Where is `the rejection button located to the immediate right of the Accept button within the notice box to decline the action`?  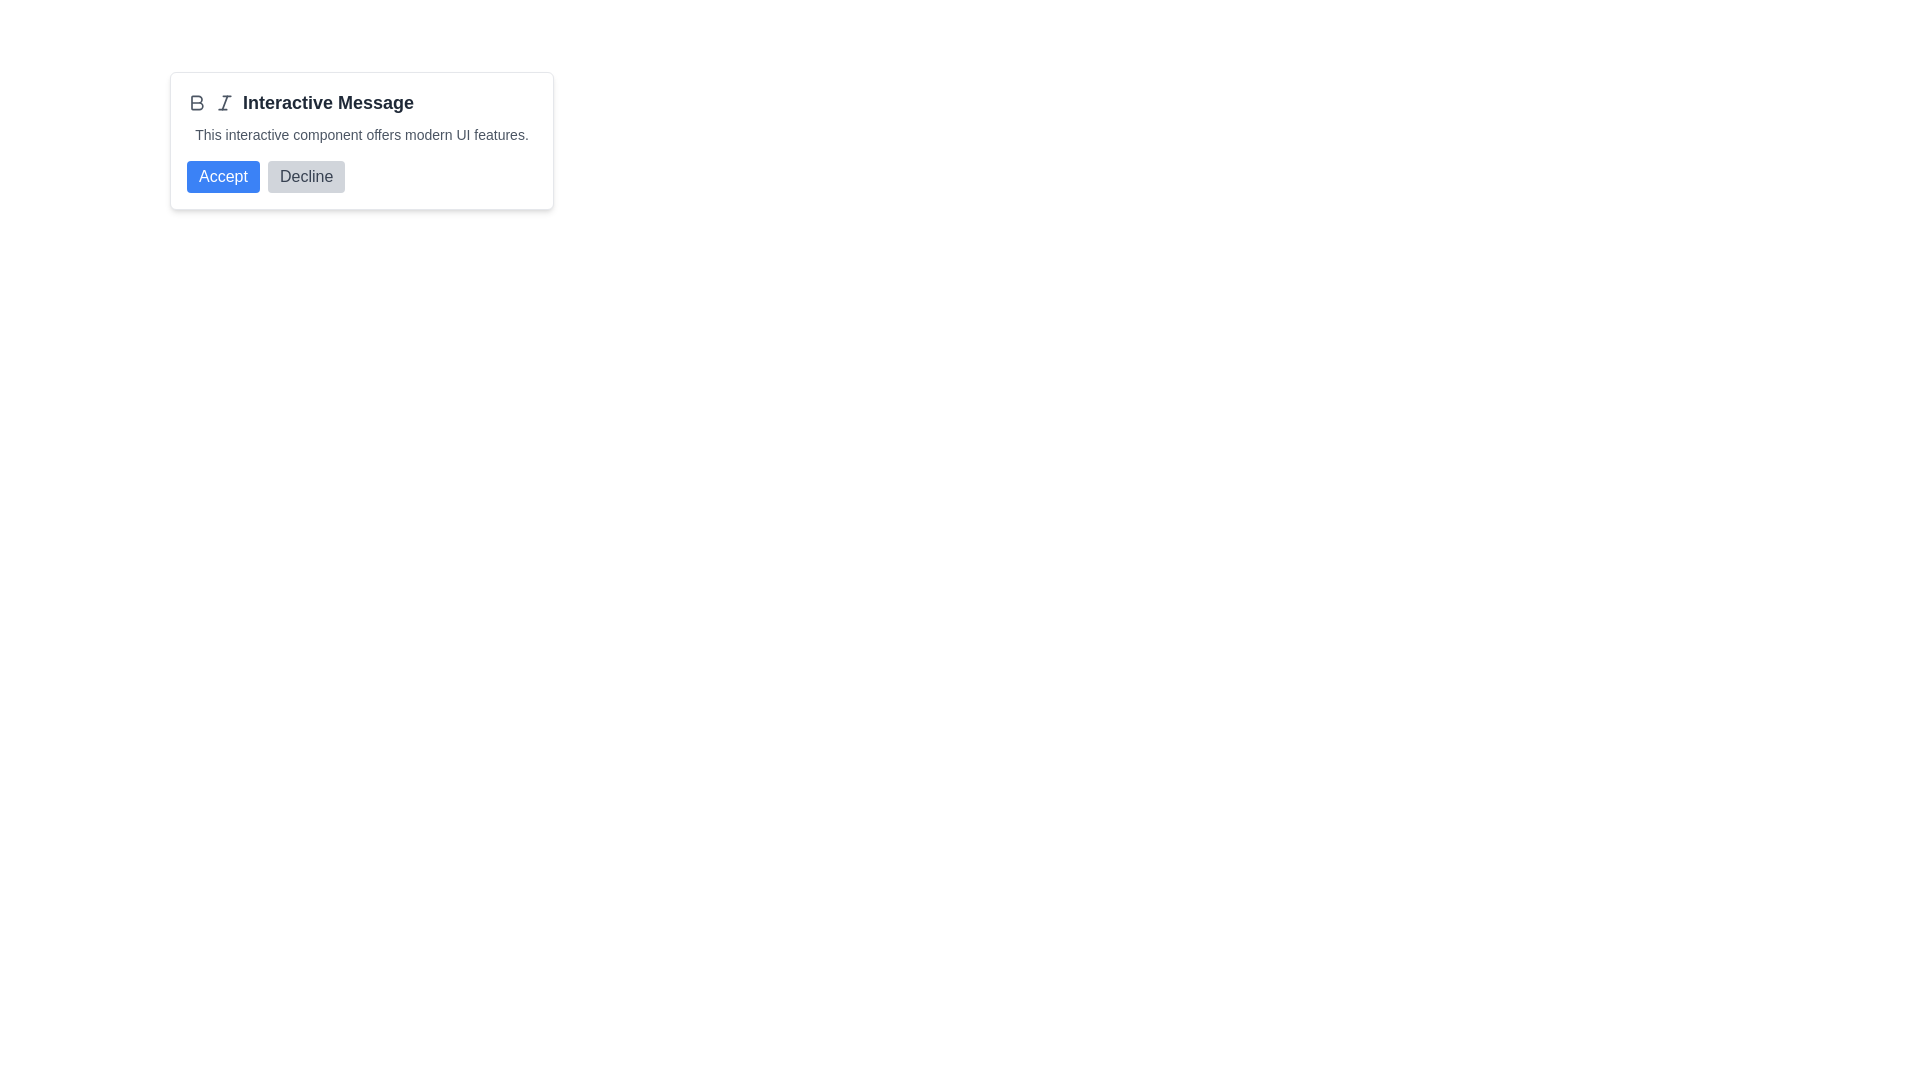
the rejection button located to the immediate right of the Accept button within the notice box to decline the action is located at coordinates (305, 176).